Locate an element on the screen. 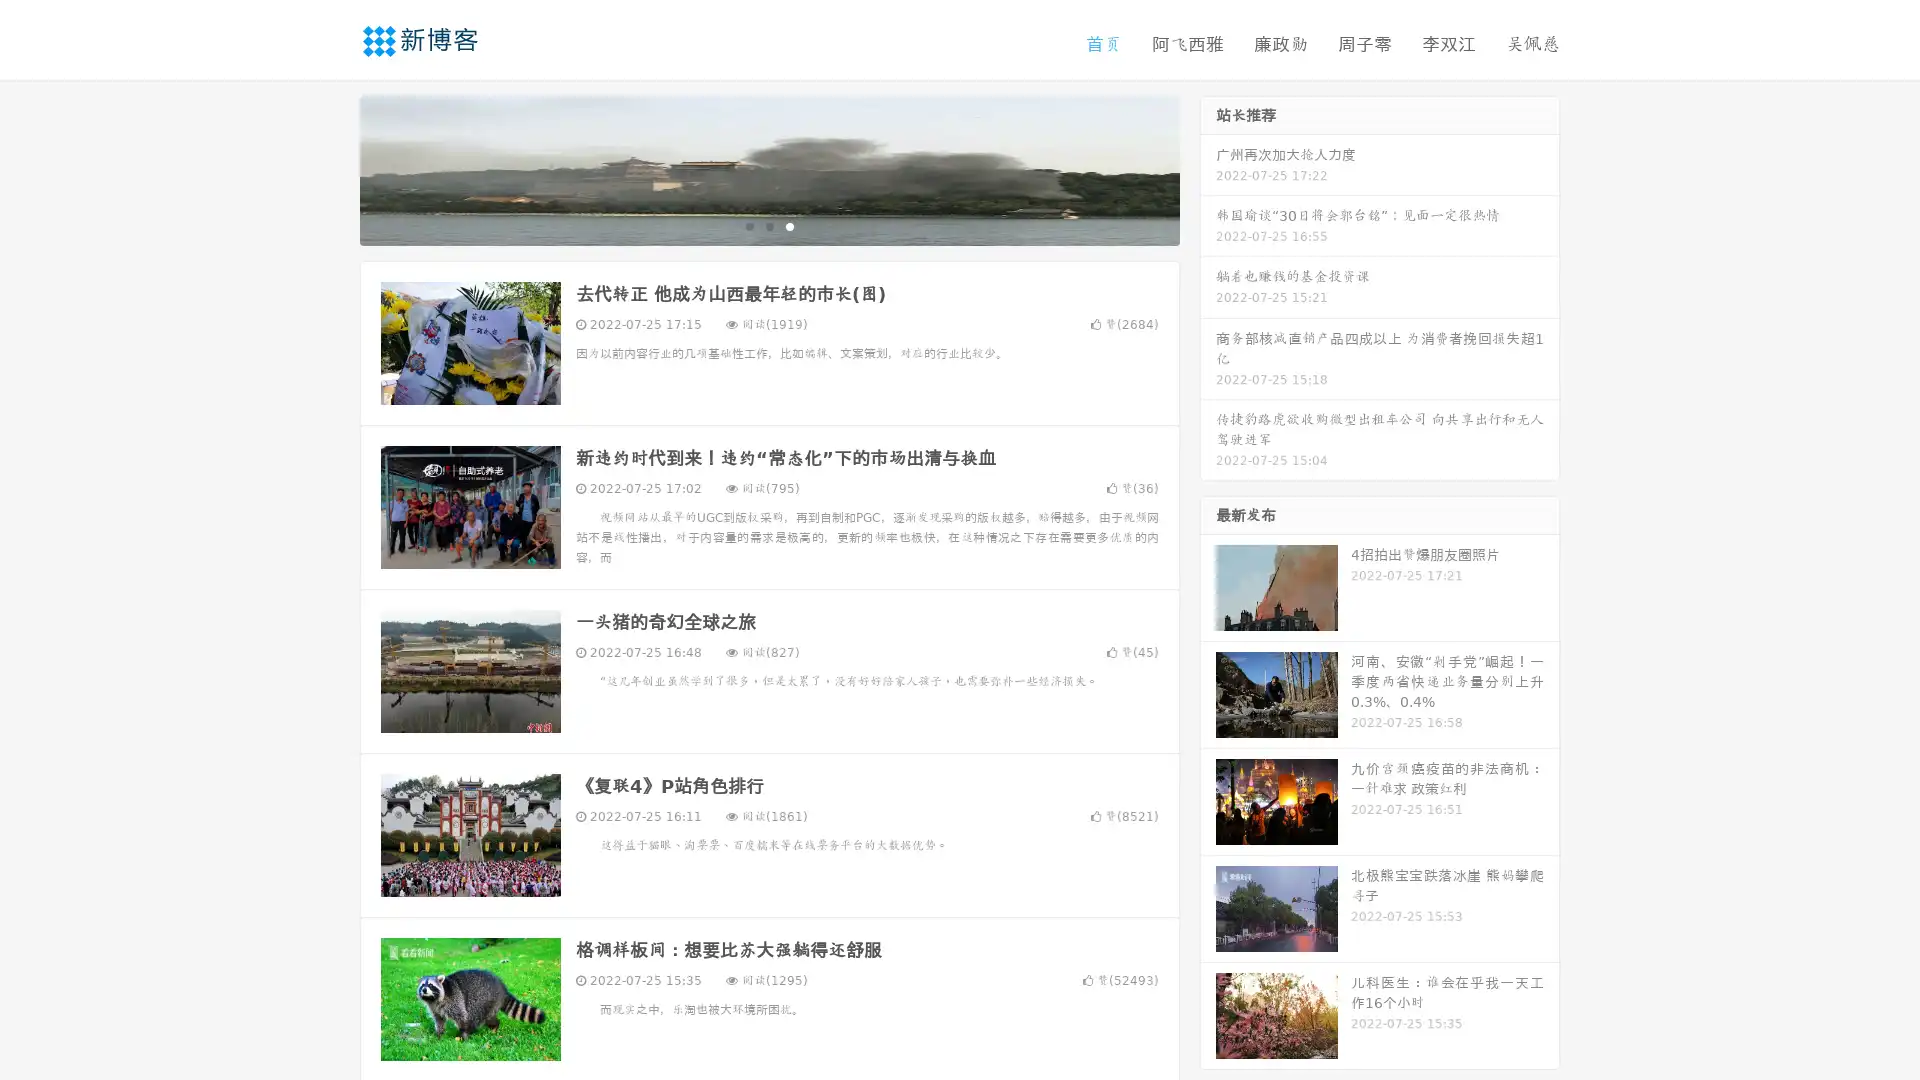  Go to slide 3 is located at coordinates (789, 225).